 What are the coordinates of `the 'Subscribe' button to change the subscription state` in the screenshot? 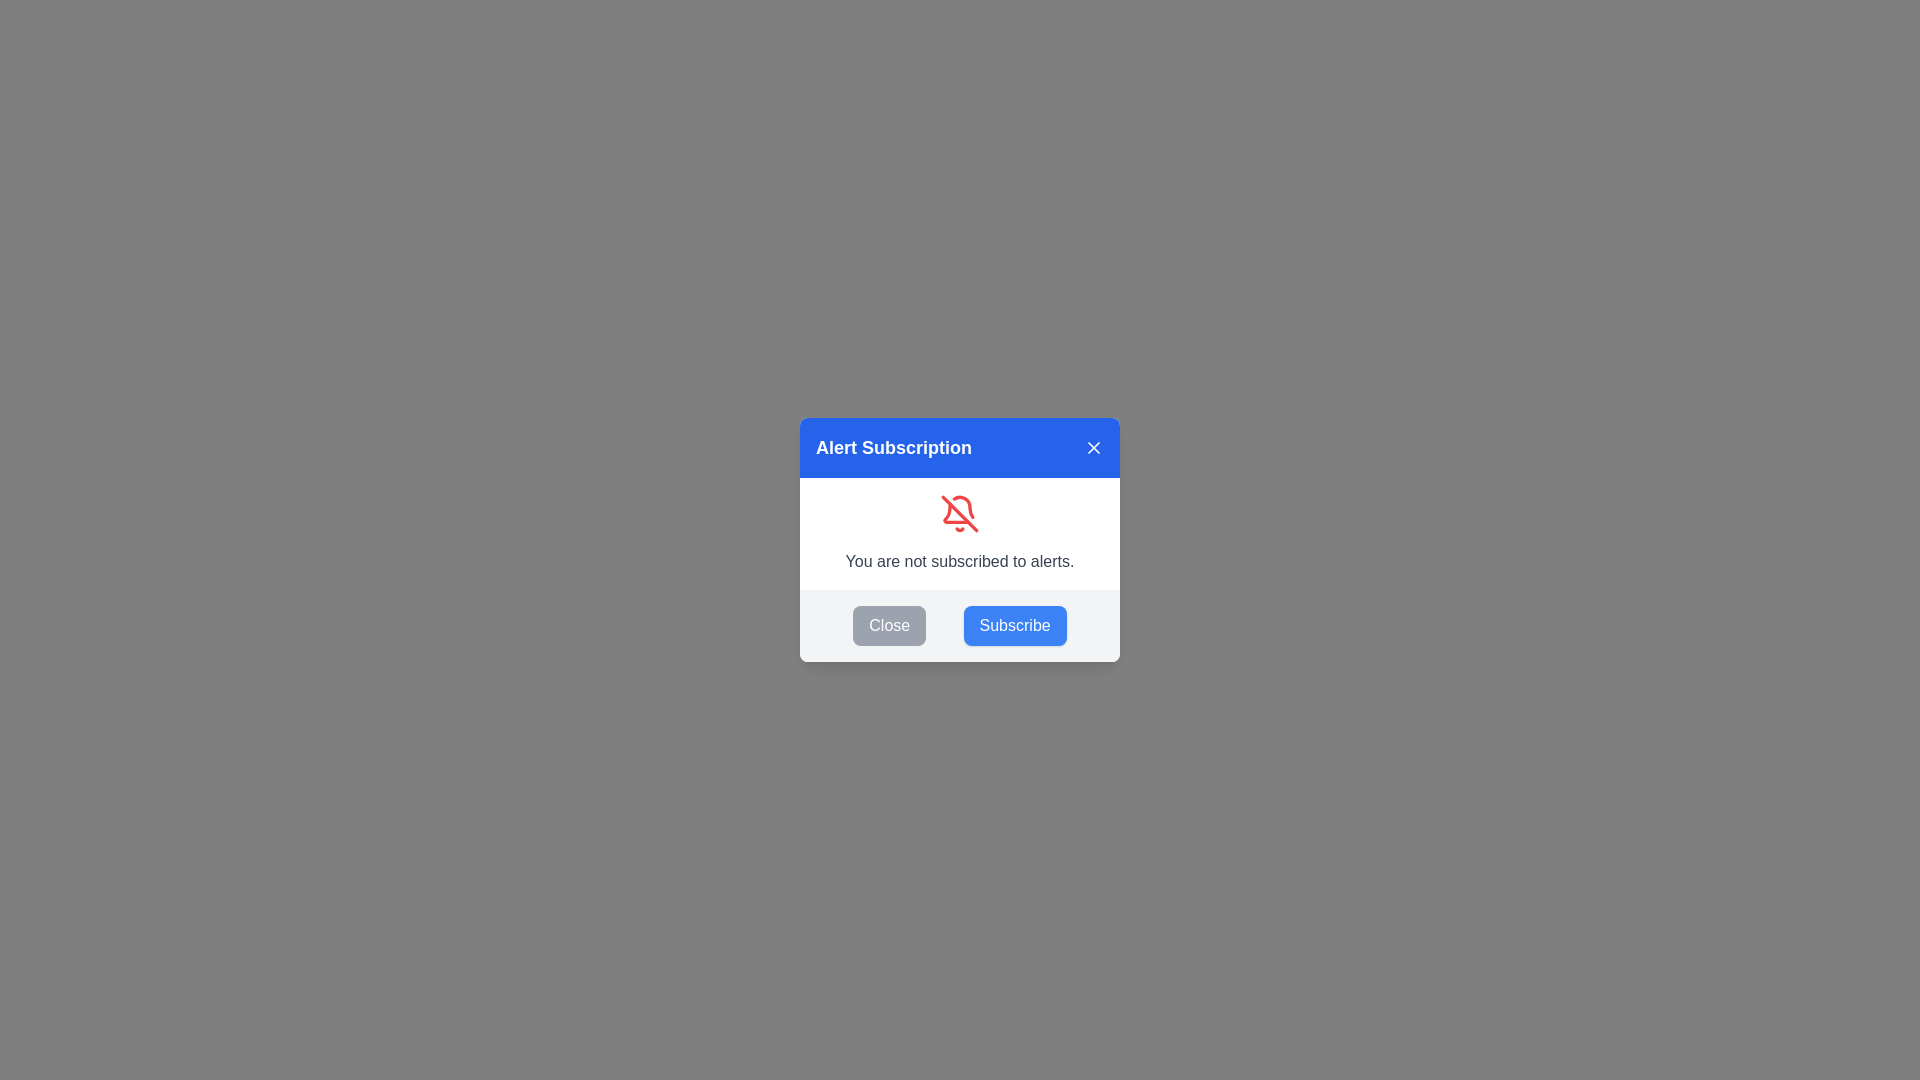 It's located at (1014, 624).